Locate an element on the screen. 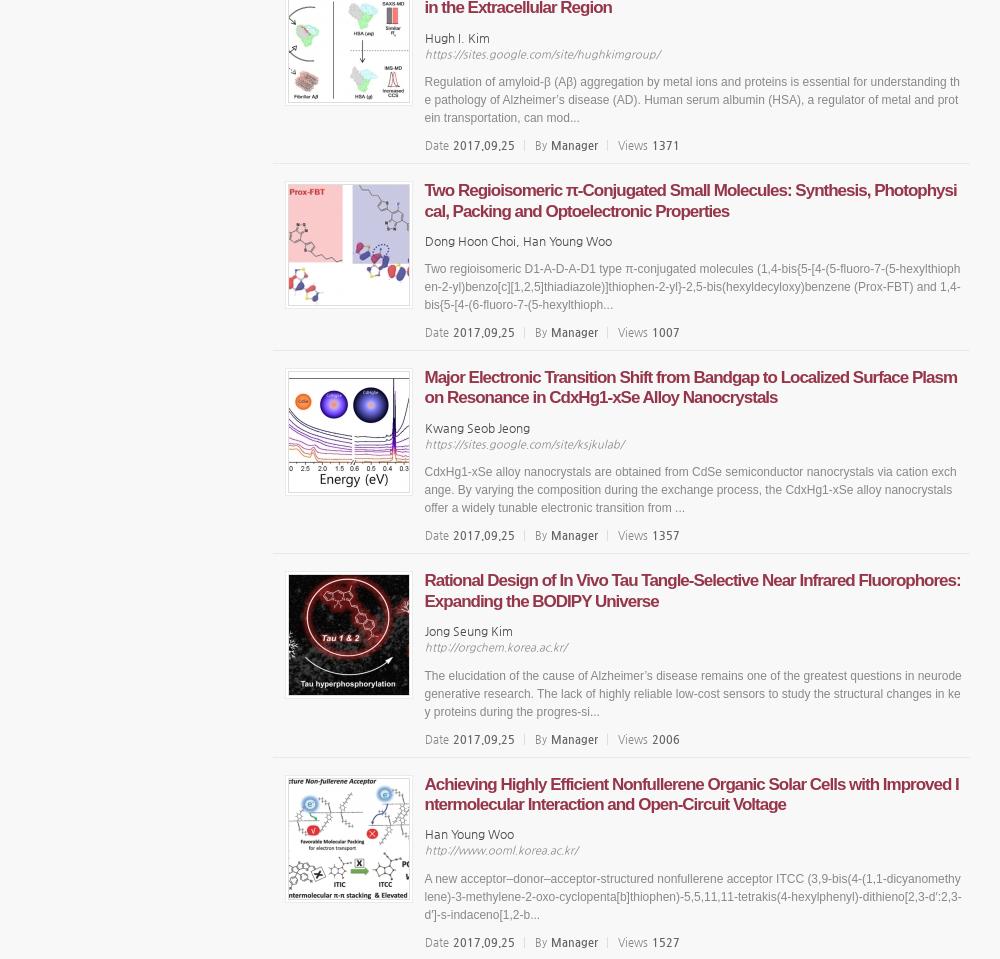 This screenshot has width=1000, height=959. 'Hugh I. Kim' is located at coordinates (424, 36).